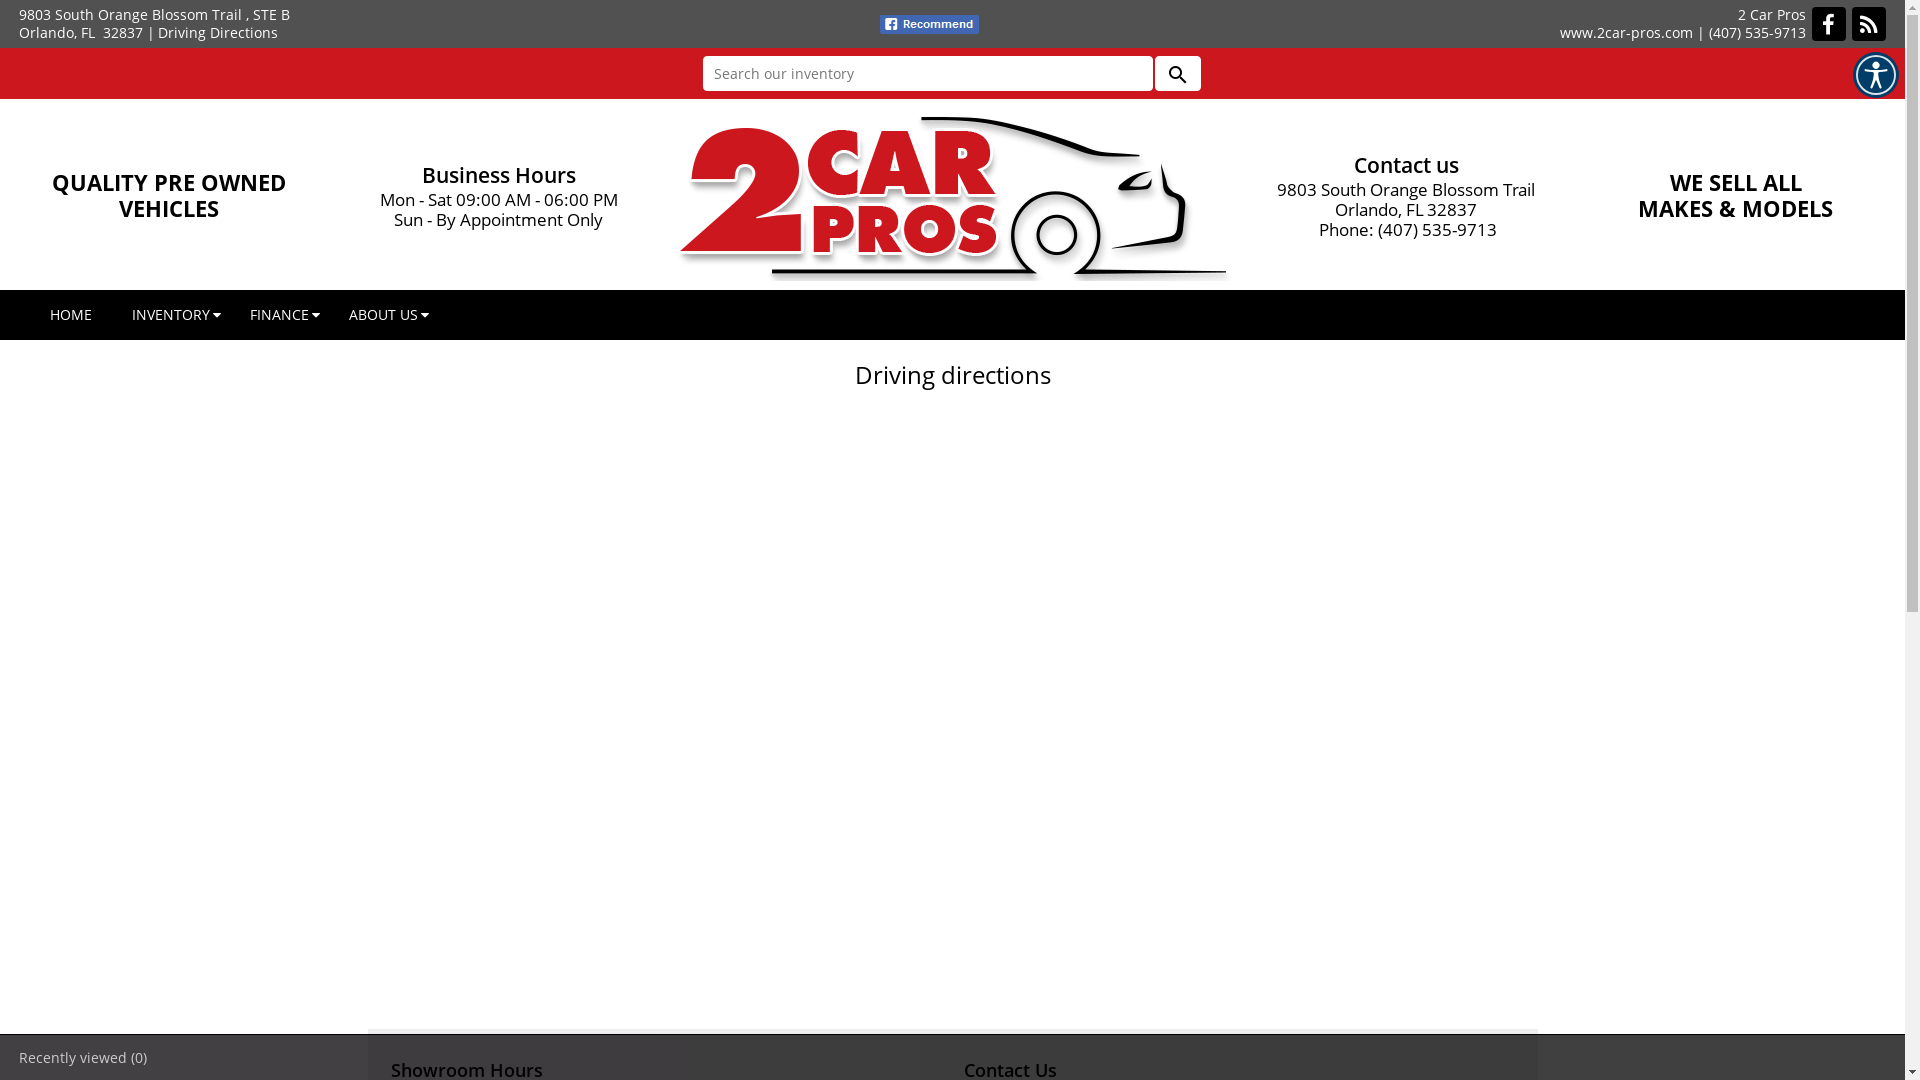 The height and width of the screenshot is (1080, 1920). Describe the element at coordinates (951, 195) in the screenshot. I see `'2 Car Pros, Orlando, FL'` at that location.